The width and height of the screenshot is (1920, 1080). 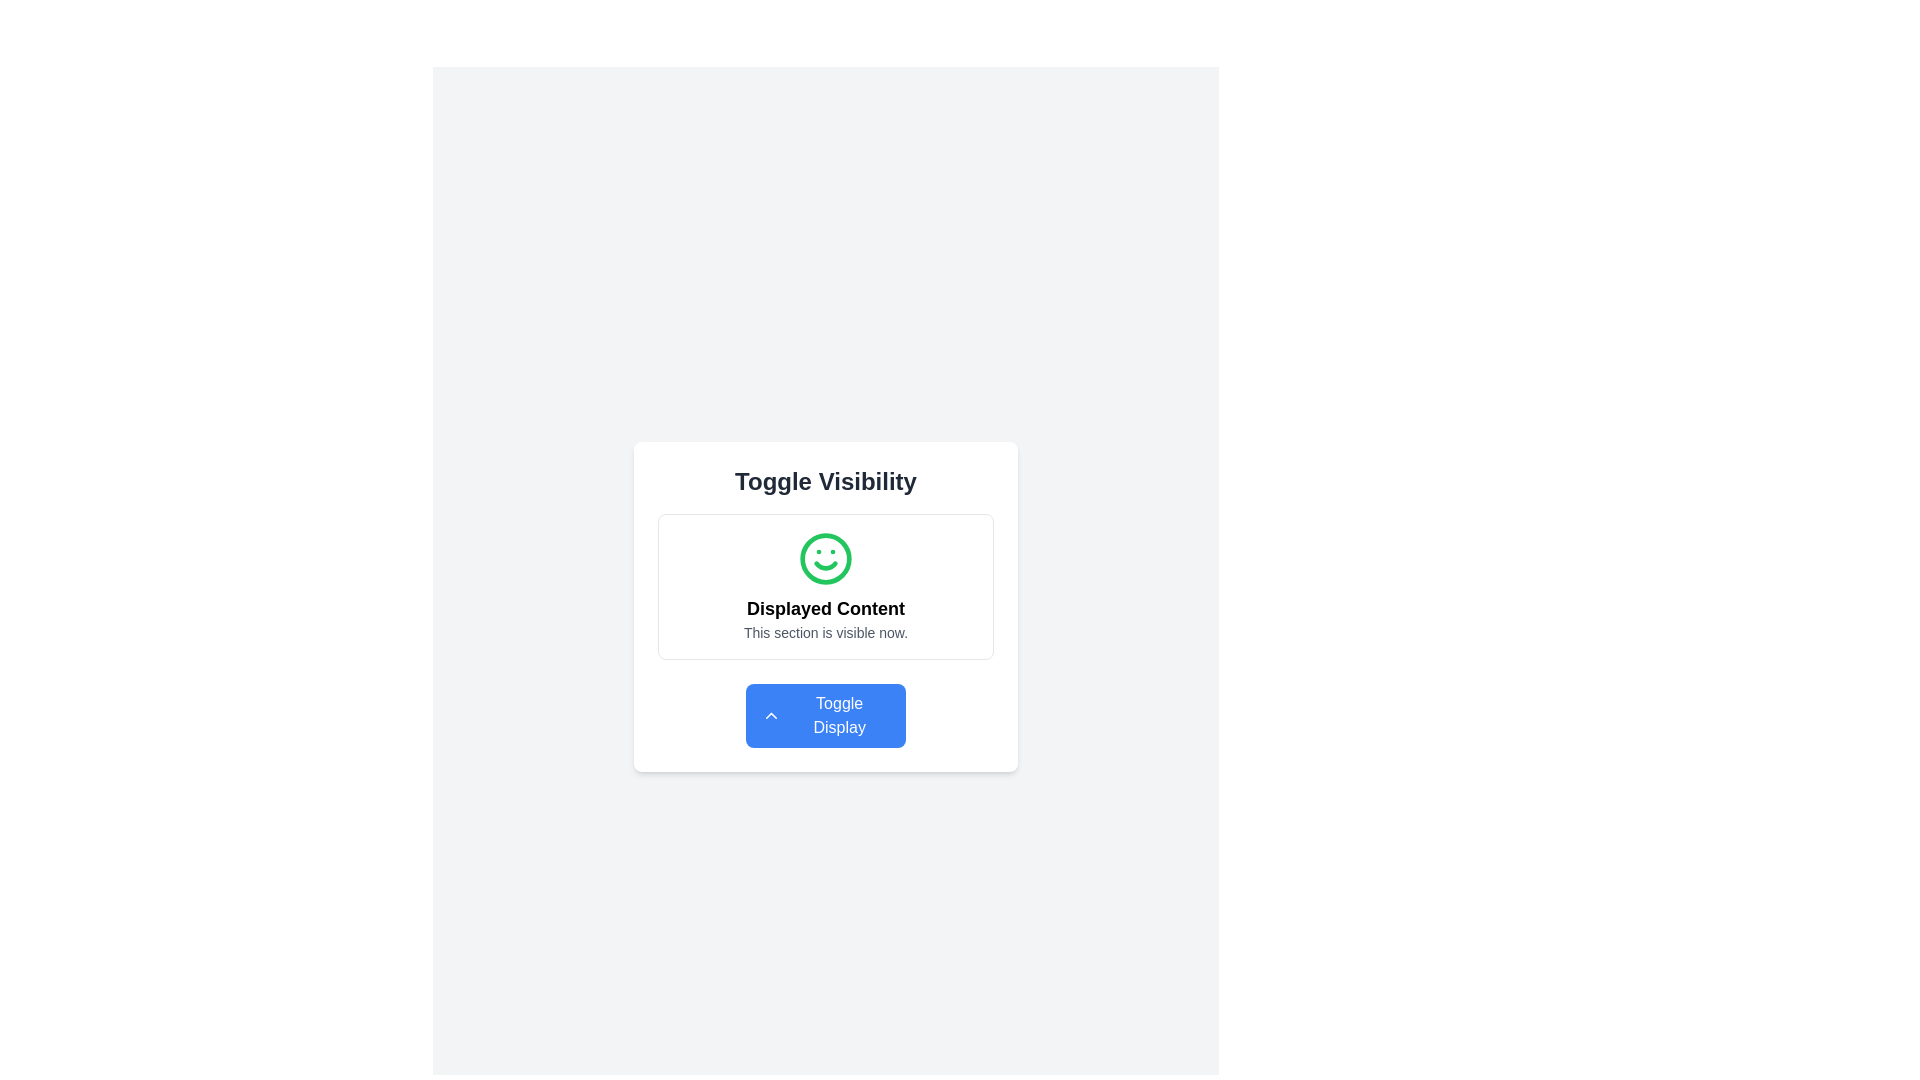 What do you see at coordinates (825, 715) in the screenshot?
I see `the blue button labeled 'Toggle Display' with a white text and an upward chevron icon` at bounding box center [825, 715].